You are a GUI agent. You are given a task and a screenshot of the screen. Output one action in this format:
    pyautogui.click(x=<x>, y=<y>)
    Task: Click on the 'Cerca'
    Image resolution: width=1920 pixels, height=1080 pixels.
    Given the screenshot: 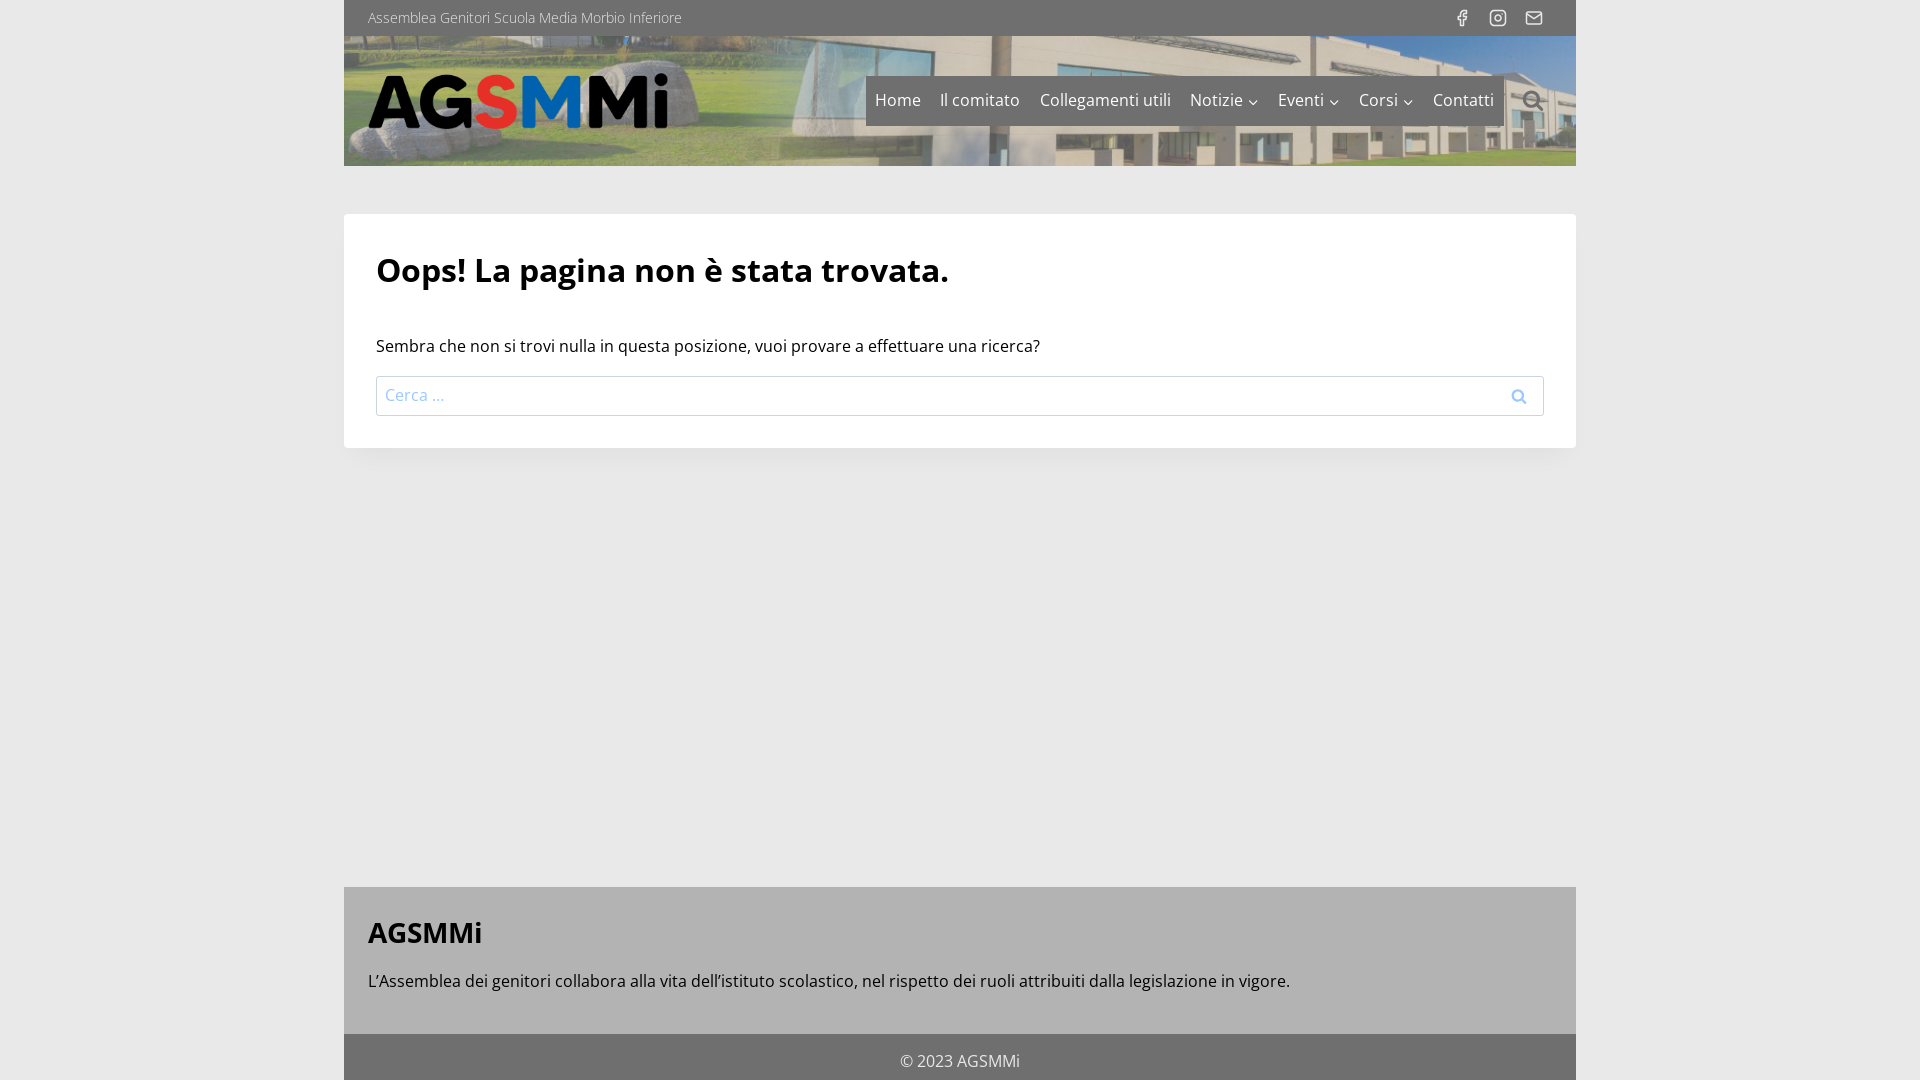 What is the action you would take?
    pyautogui.click(x=1518, y=396)
    